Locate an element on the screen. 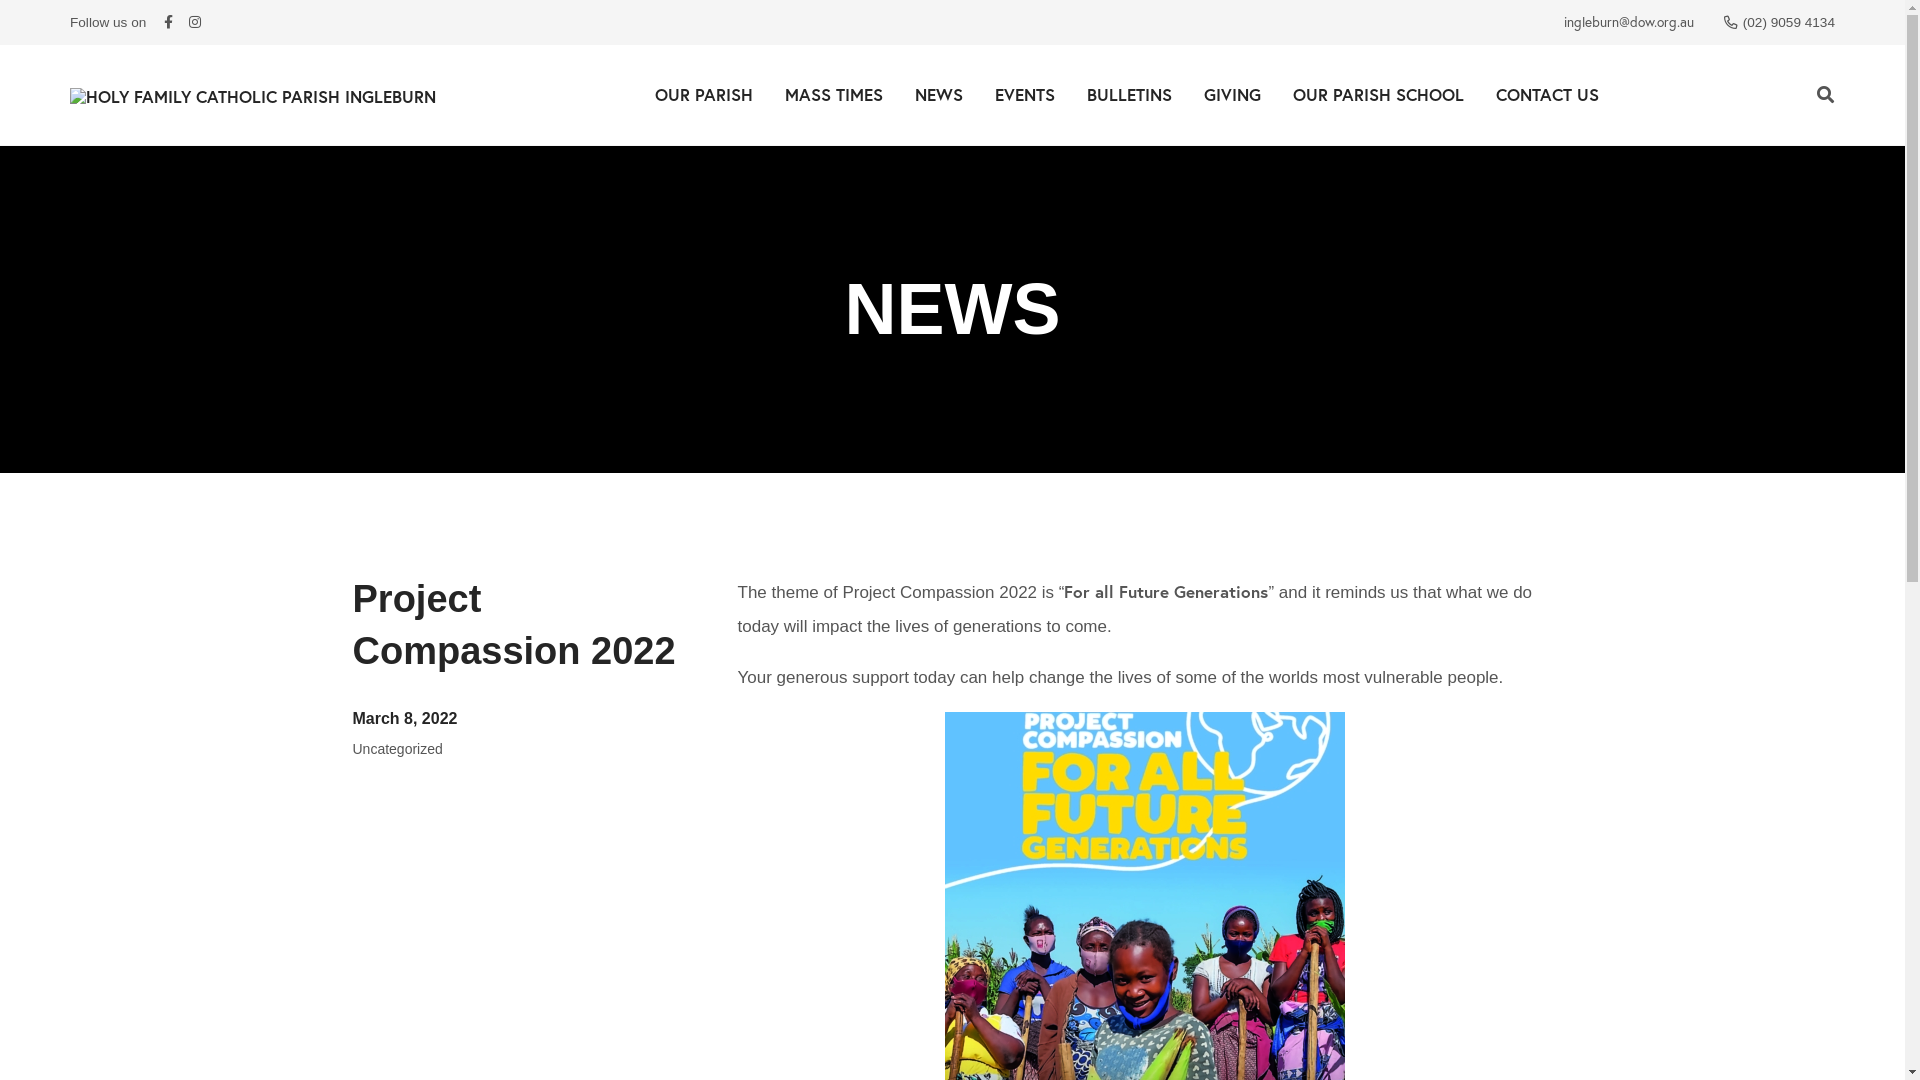  'Search' is located at coordinates (1825, 95).